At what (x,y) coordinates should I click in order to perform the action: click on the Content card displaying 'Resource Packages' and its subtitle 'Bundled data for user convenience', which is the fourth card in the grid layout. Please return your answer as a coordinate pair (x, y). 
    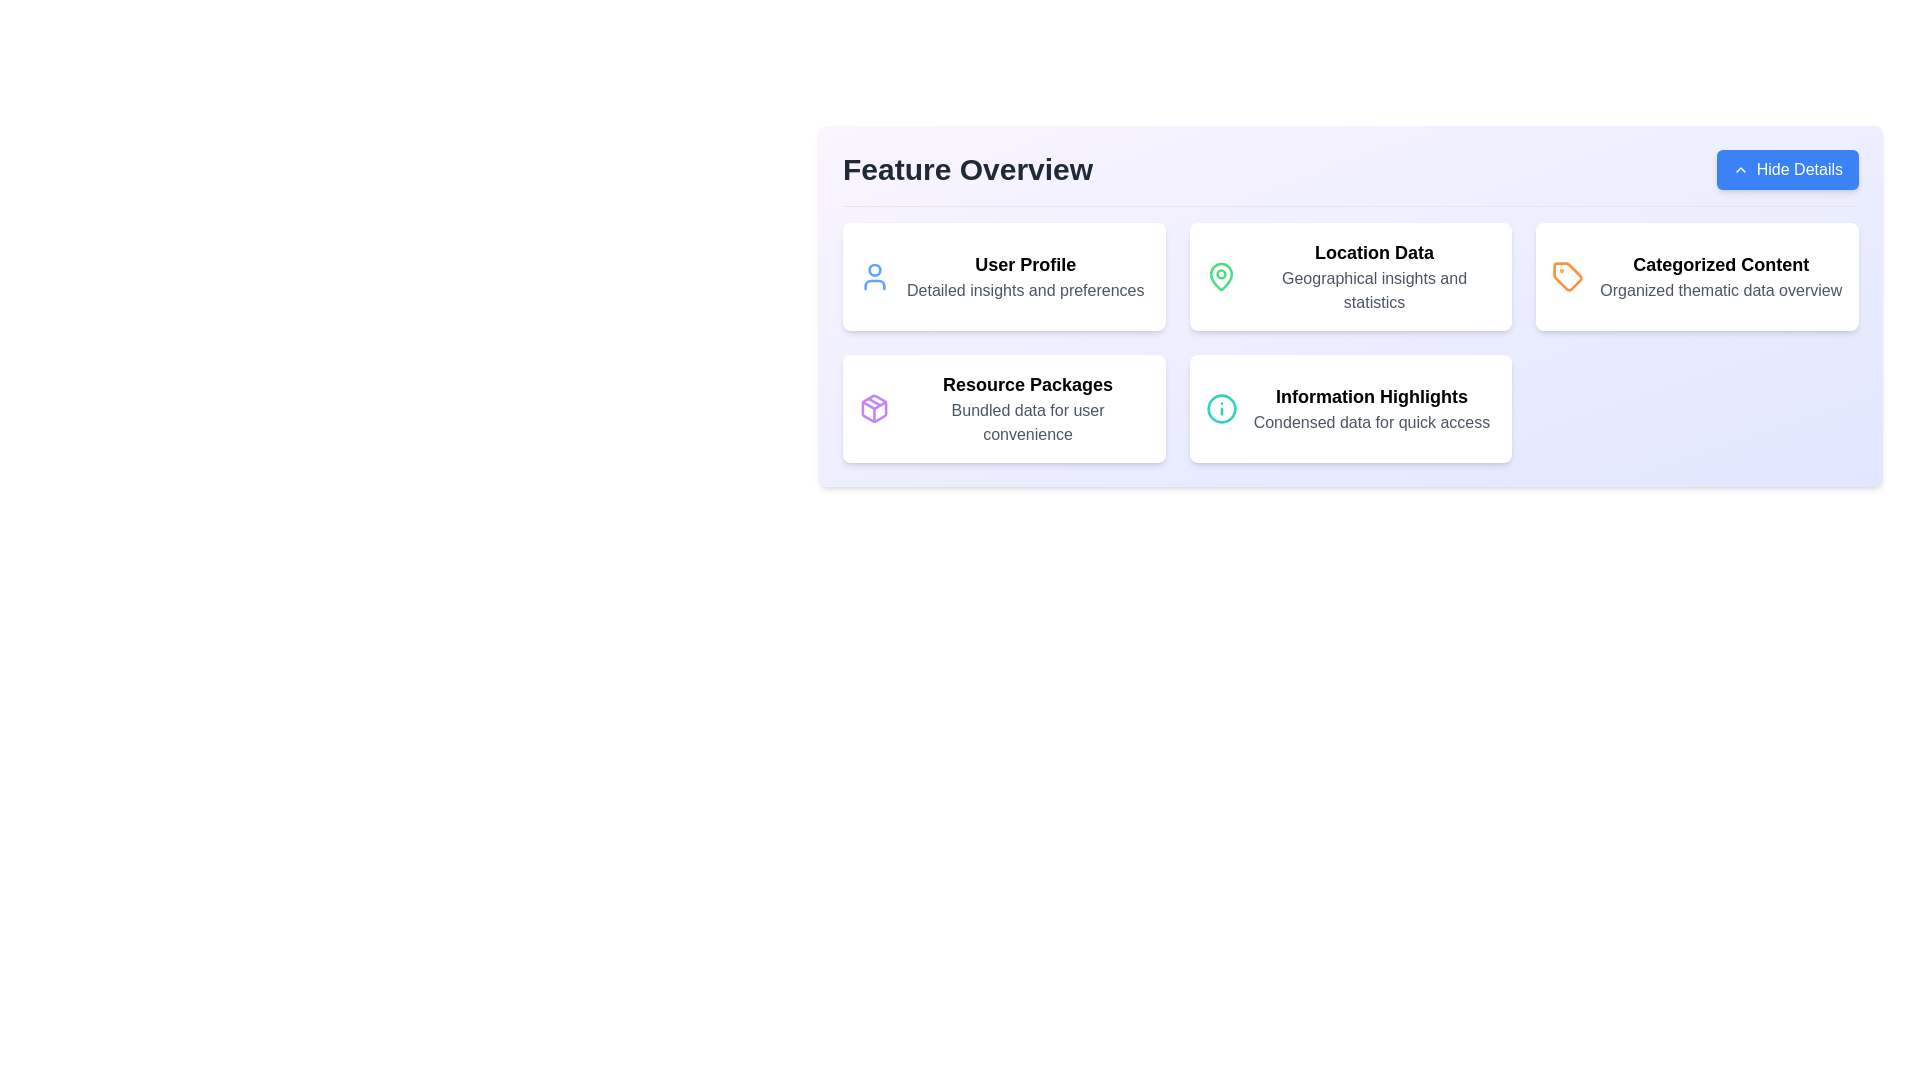
    Looking at the image, I should click on (1003, 407).